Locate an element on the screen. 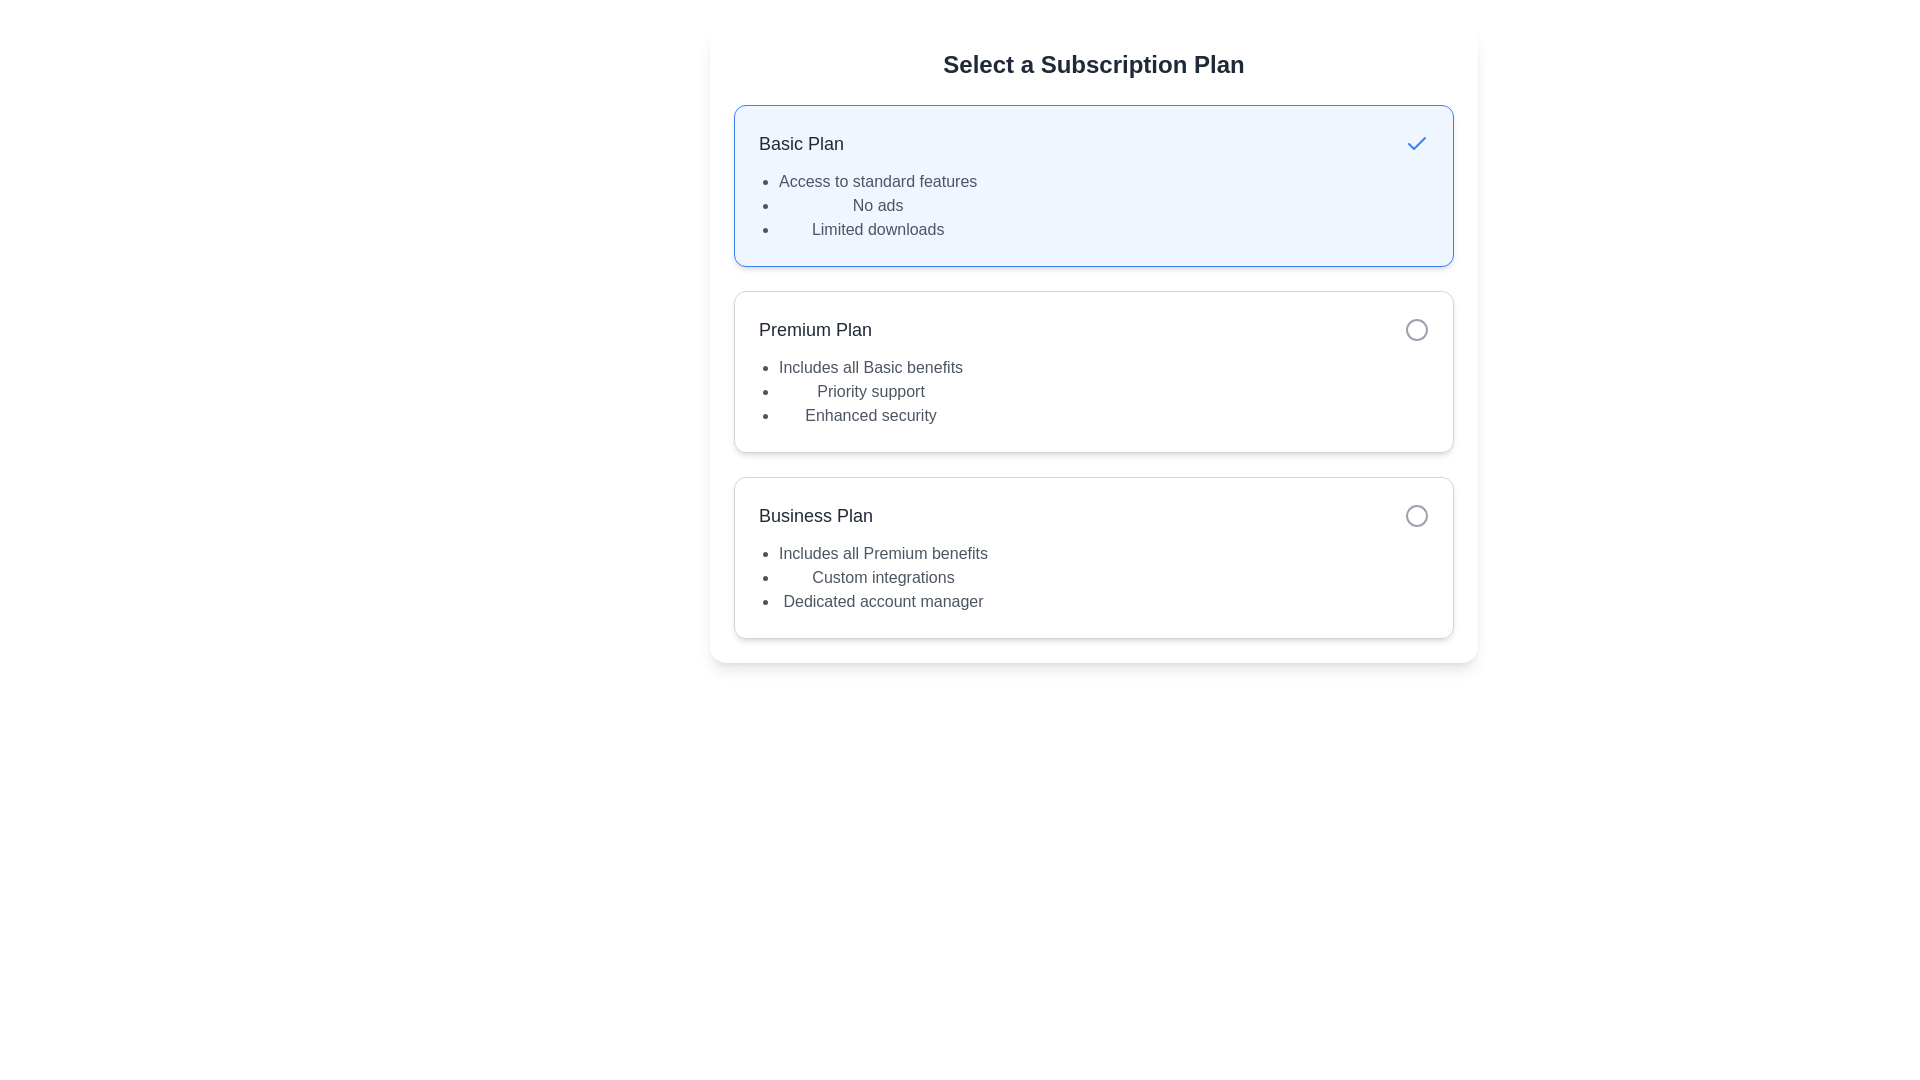 Image resolution: width=1920 pixels, height=1080 pixels. the text label displaying 'Priority support' located in the Premium Plan section, which is the second item in a bullet list is located at coordinates (871, 392).